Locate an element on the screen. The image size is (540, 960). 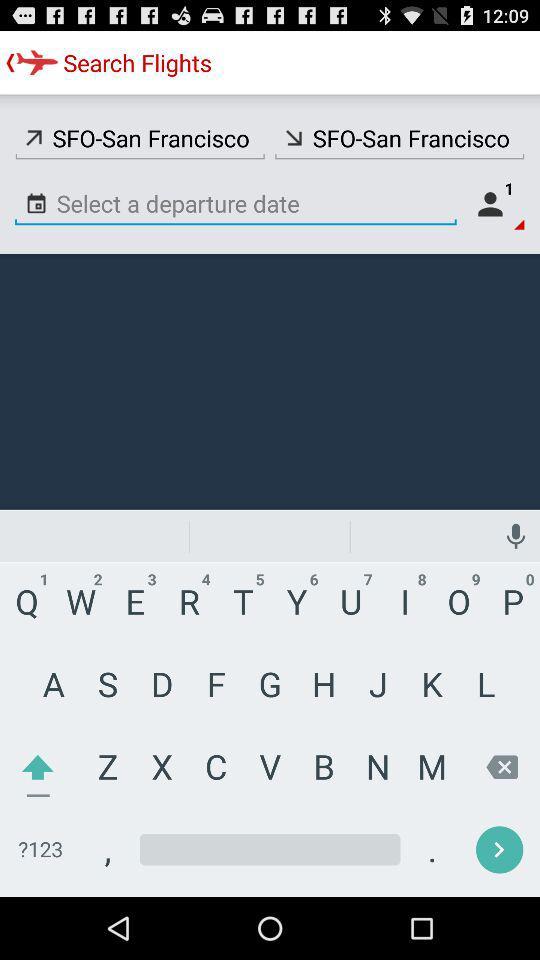
the avatar icon is located at coordinates (494, 218).